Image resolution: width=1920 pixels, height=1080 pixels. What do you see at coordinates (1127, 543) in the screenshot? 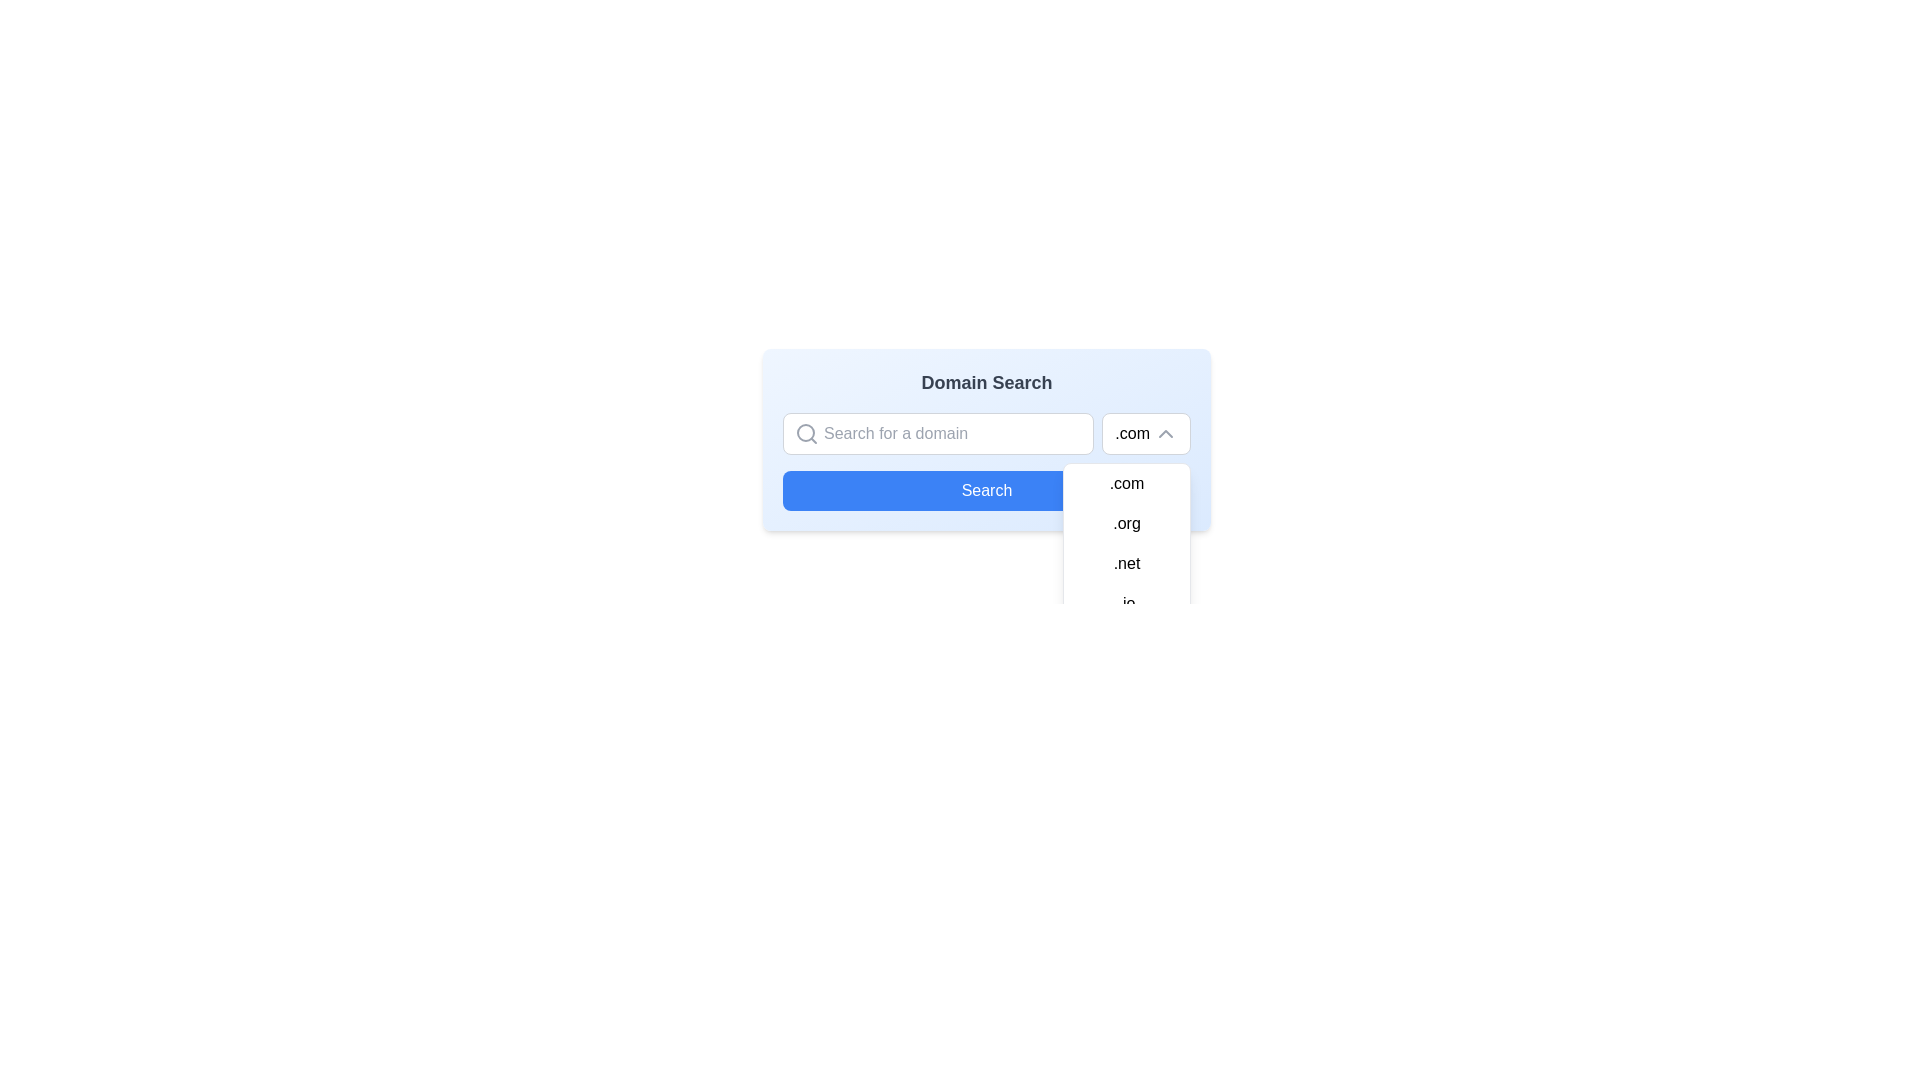
I see `the third item in the domain suffix dropdown menu, which is located below the input field and follows the options '.com' and '.org'` at bounding box center [1127, 543].